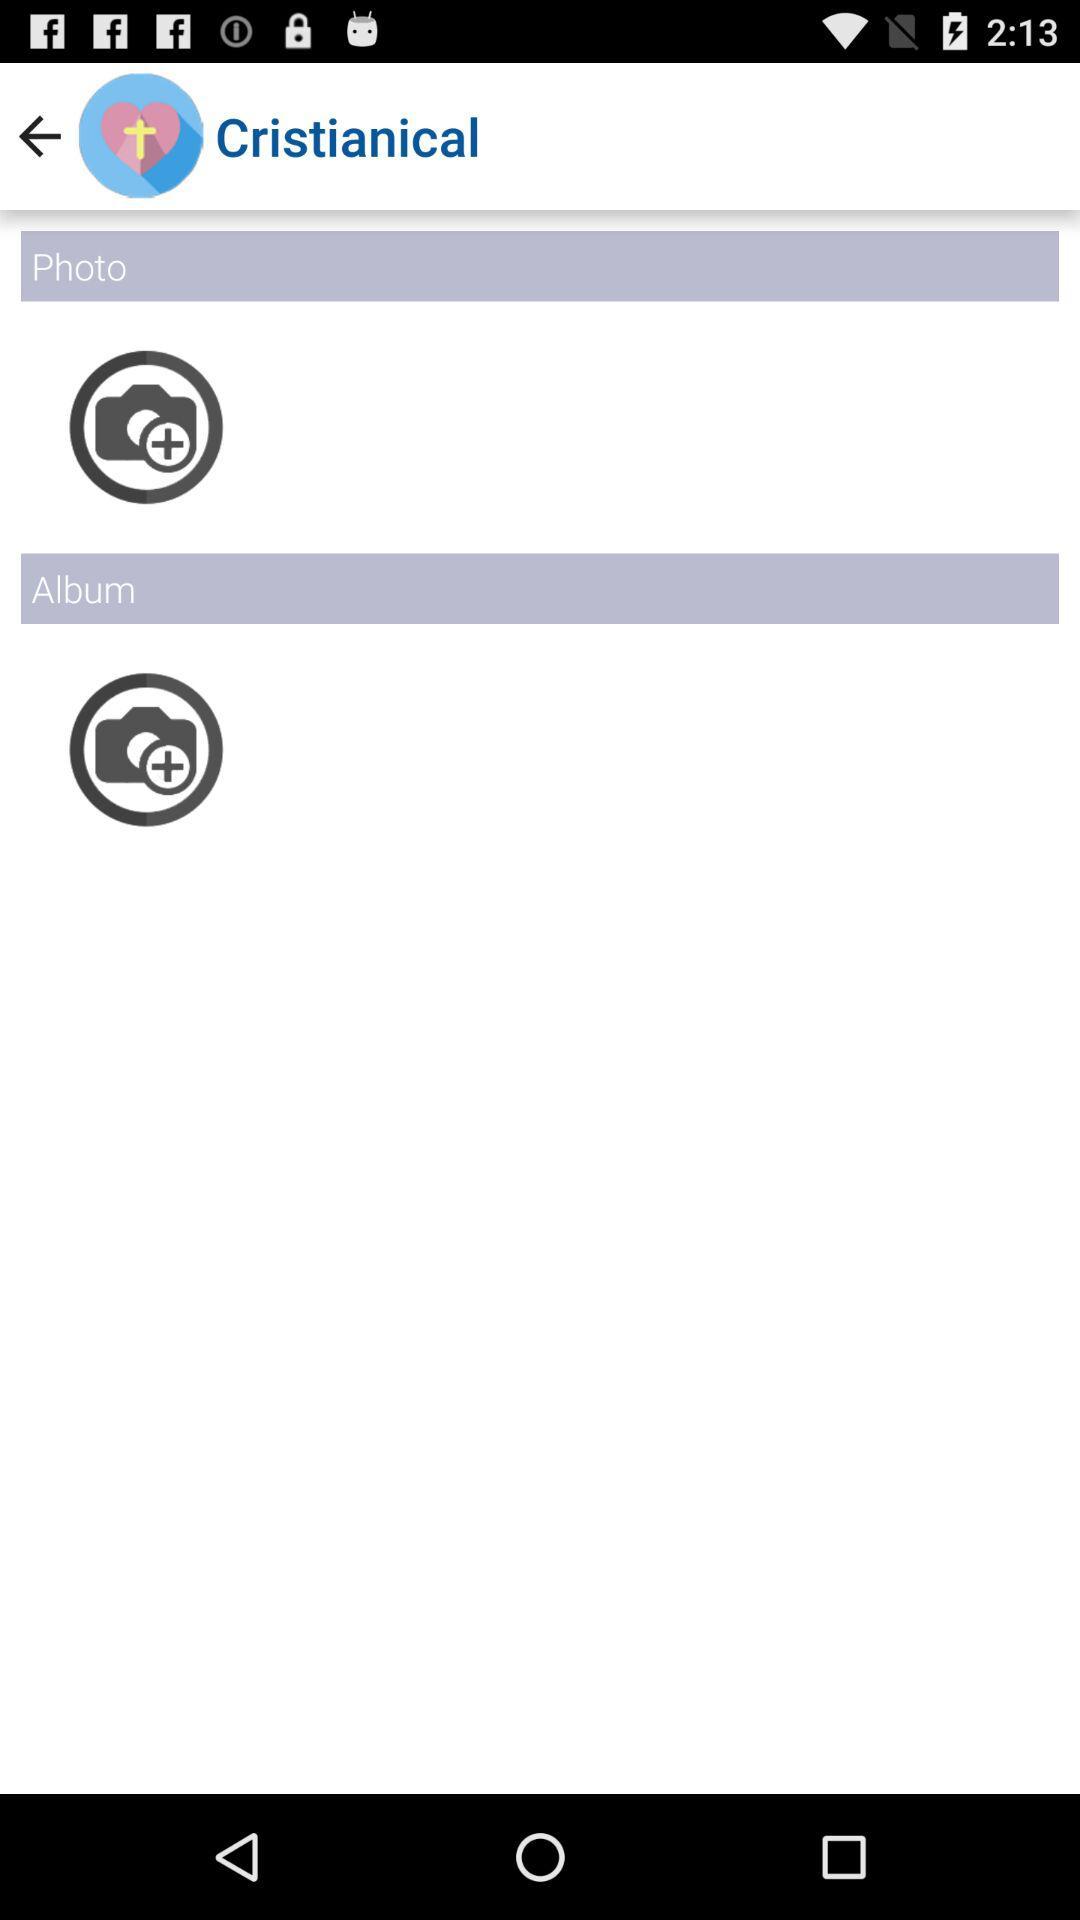 The height and width of the screenshot is (1920, 1080). I want to click on the photo icon, so click(145, 802).